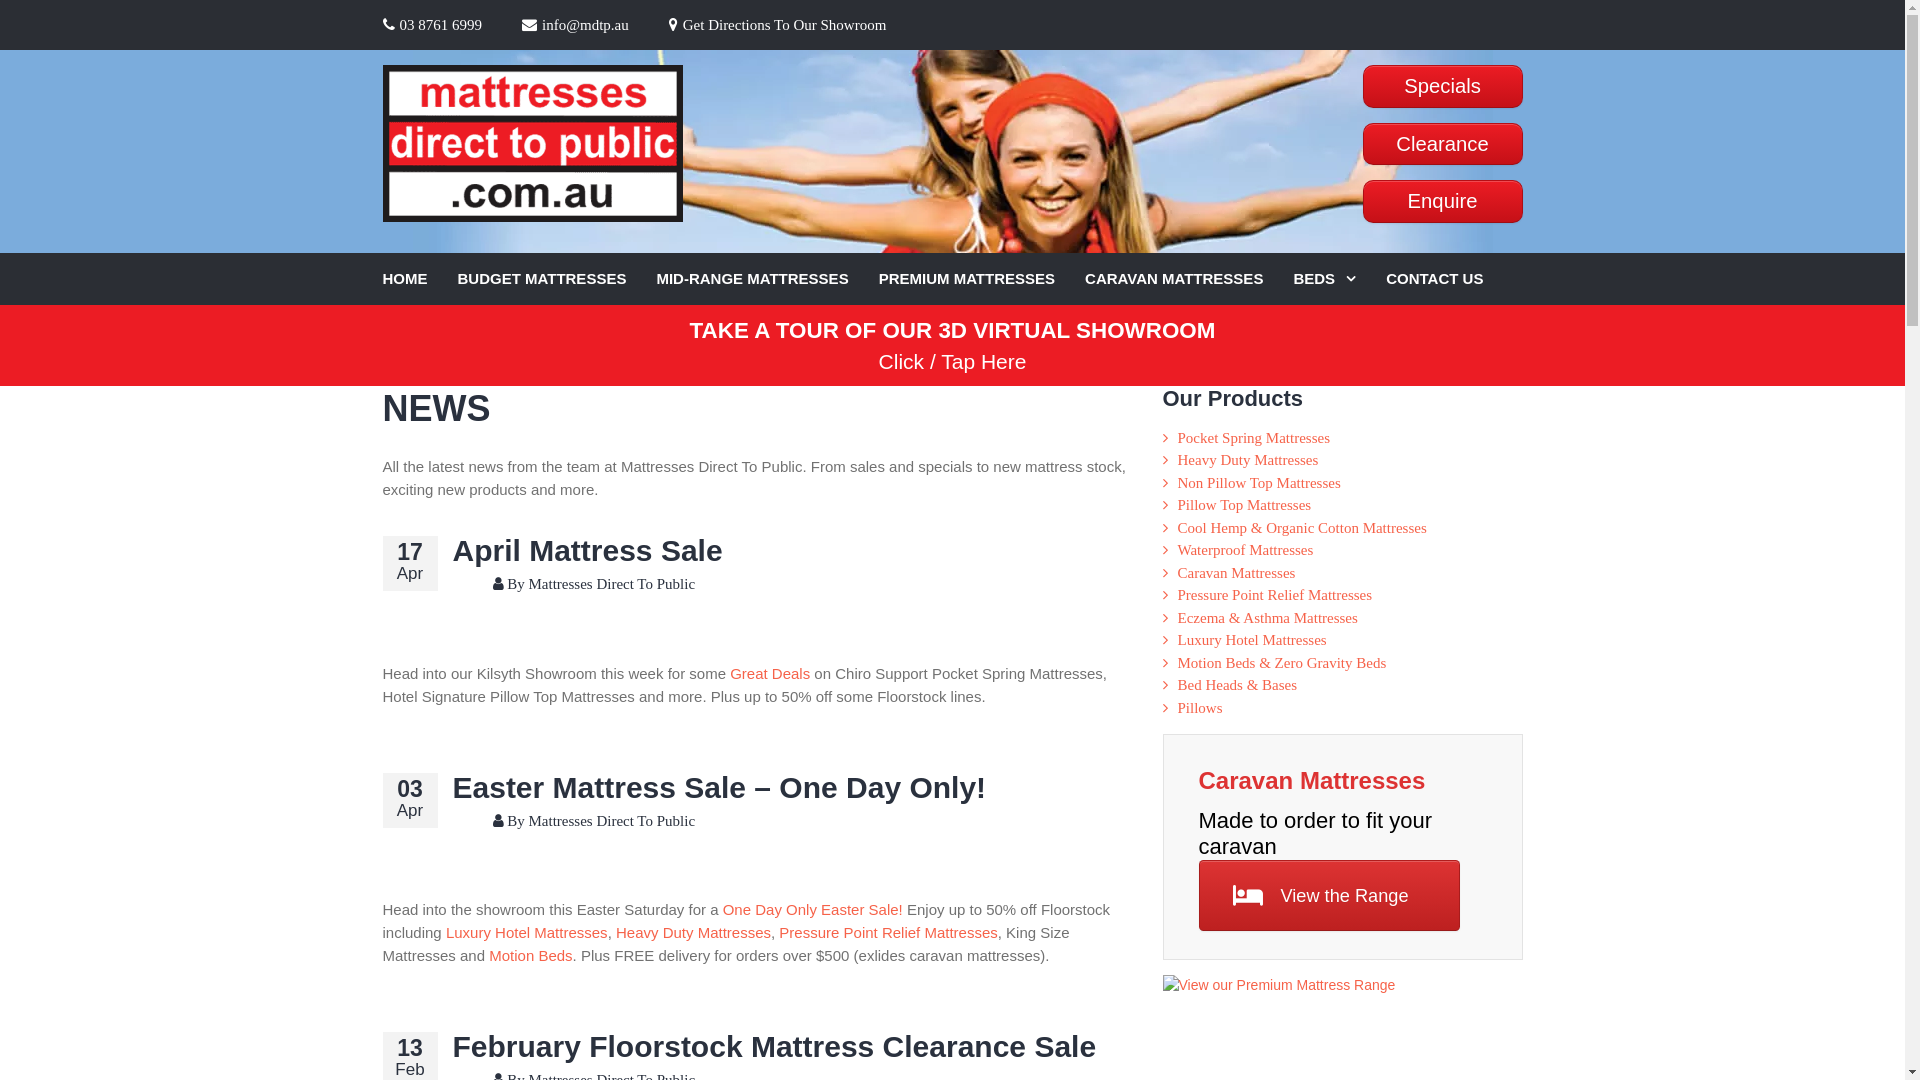 The height and width of the screenshot is (1080, 1920). Describe the element at coordinates (1252, 437) in the screenshot. I see `'Pocket Spring Mattresses'` at that location.